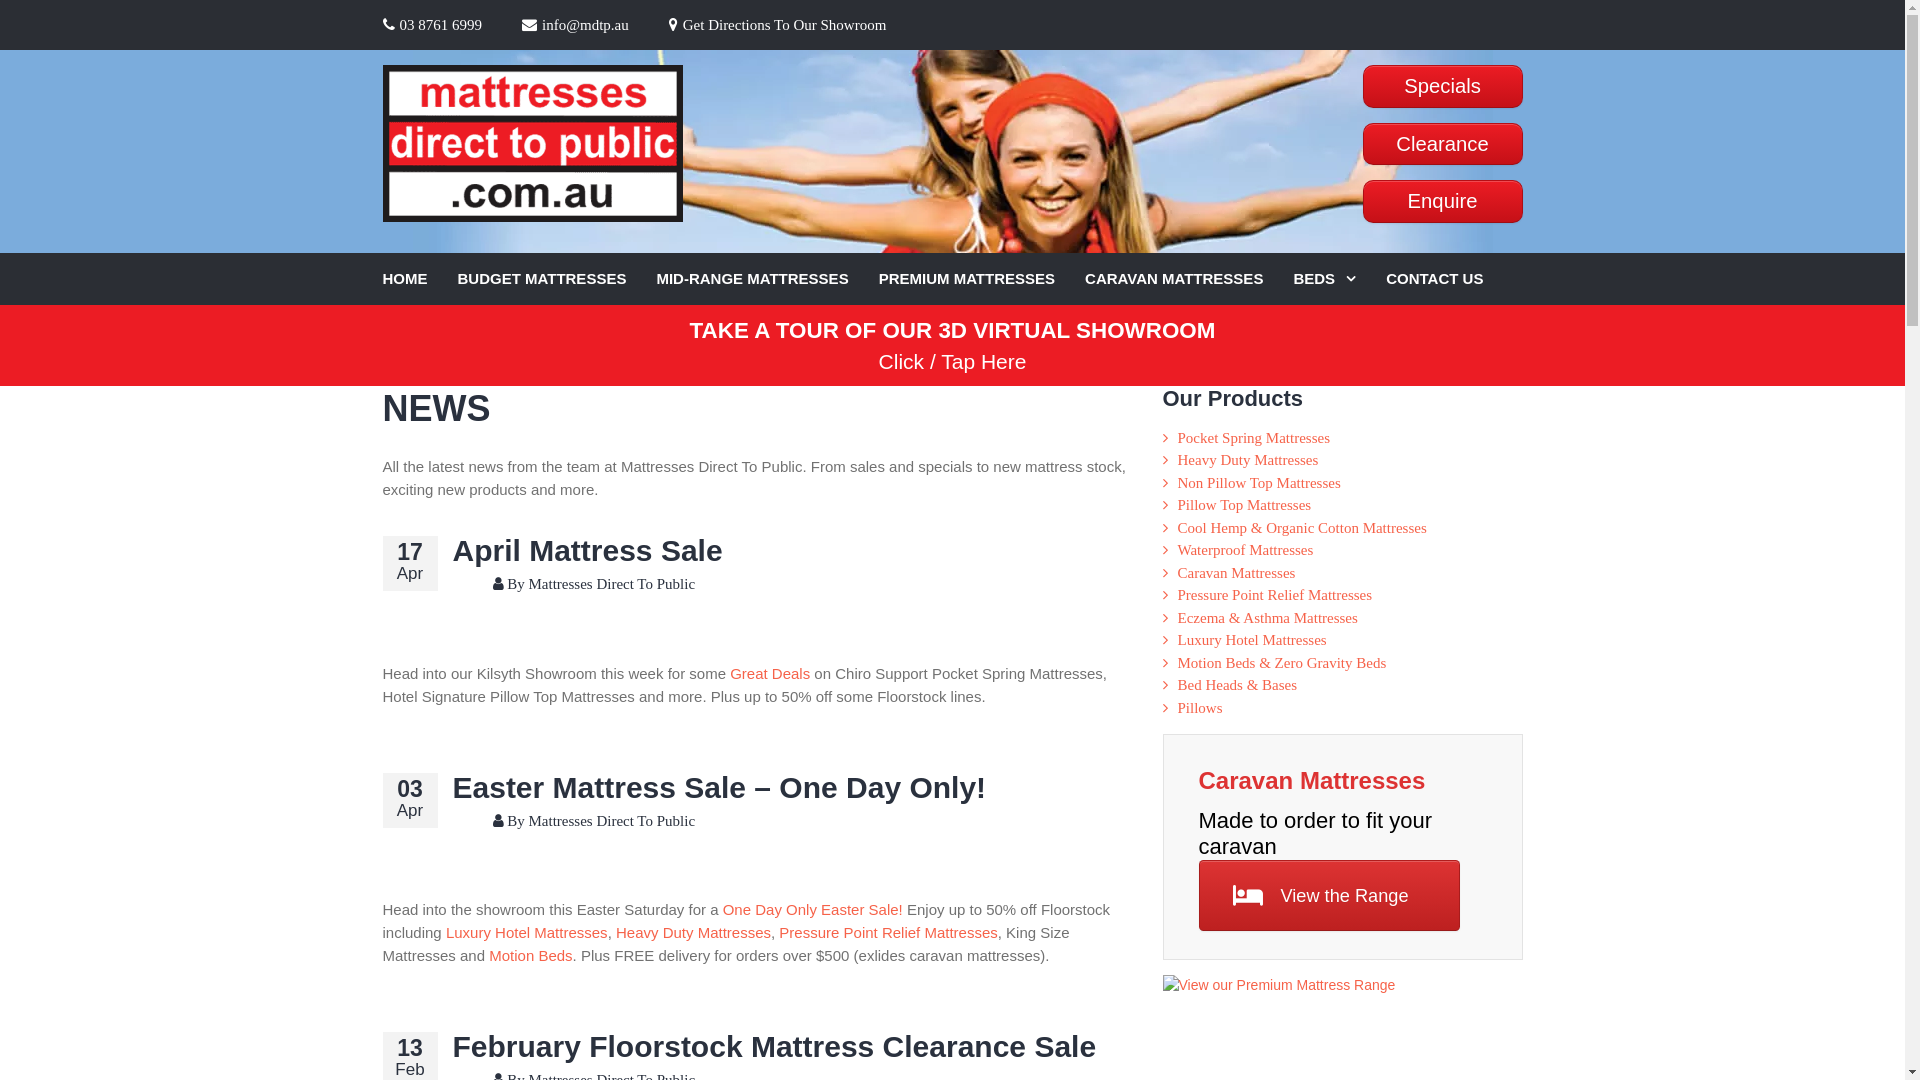 The height and width of the screenshot is (1080, 1920). Describe the element at coordinates (1252, 437) in the screenshot. I see `'Pocket Spring Mattresses'` at that location.